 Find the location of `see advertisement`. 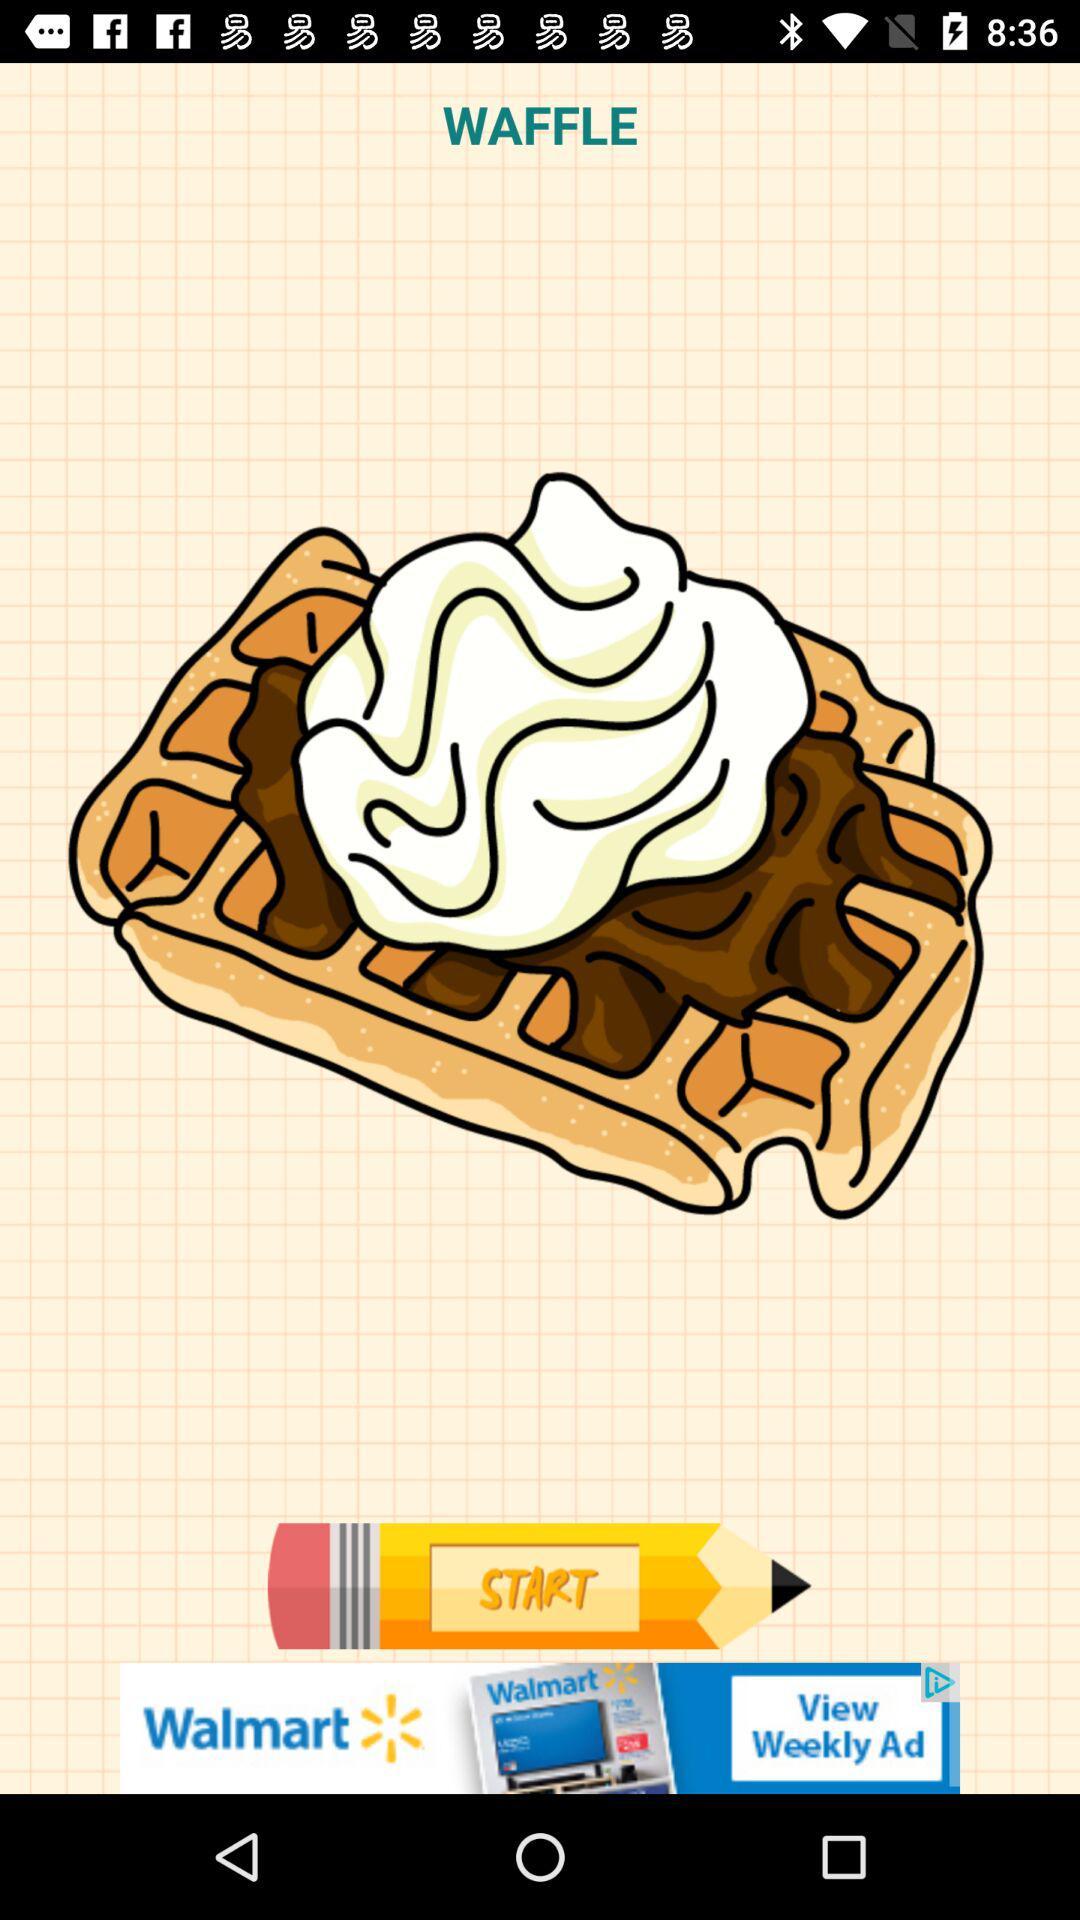

see advertisement is located at coordinates (540, 1727).